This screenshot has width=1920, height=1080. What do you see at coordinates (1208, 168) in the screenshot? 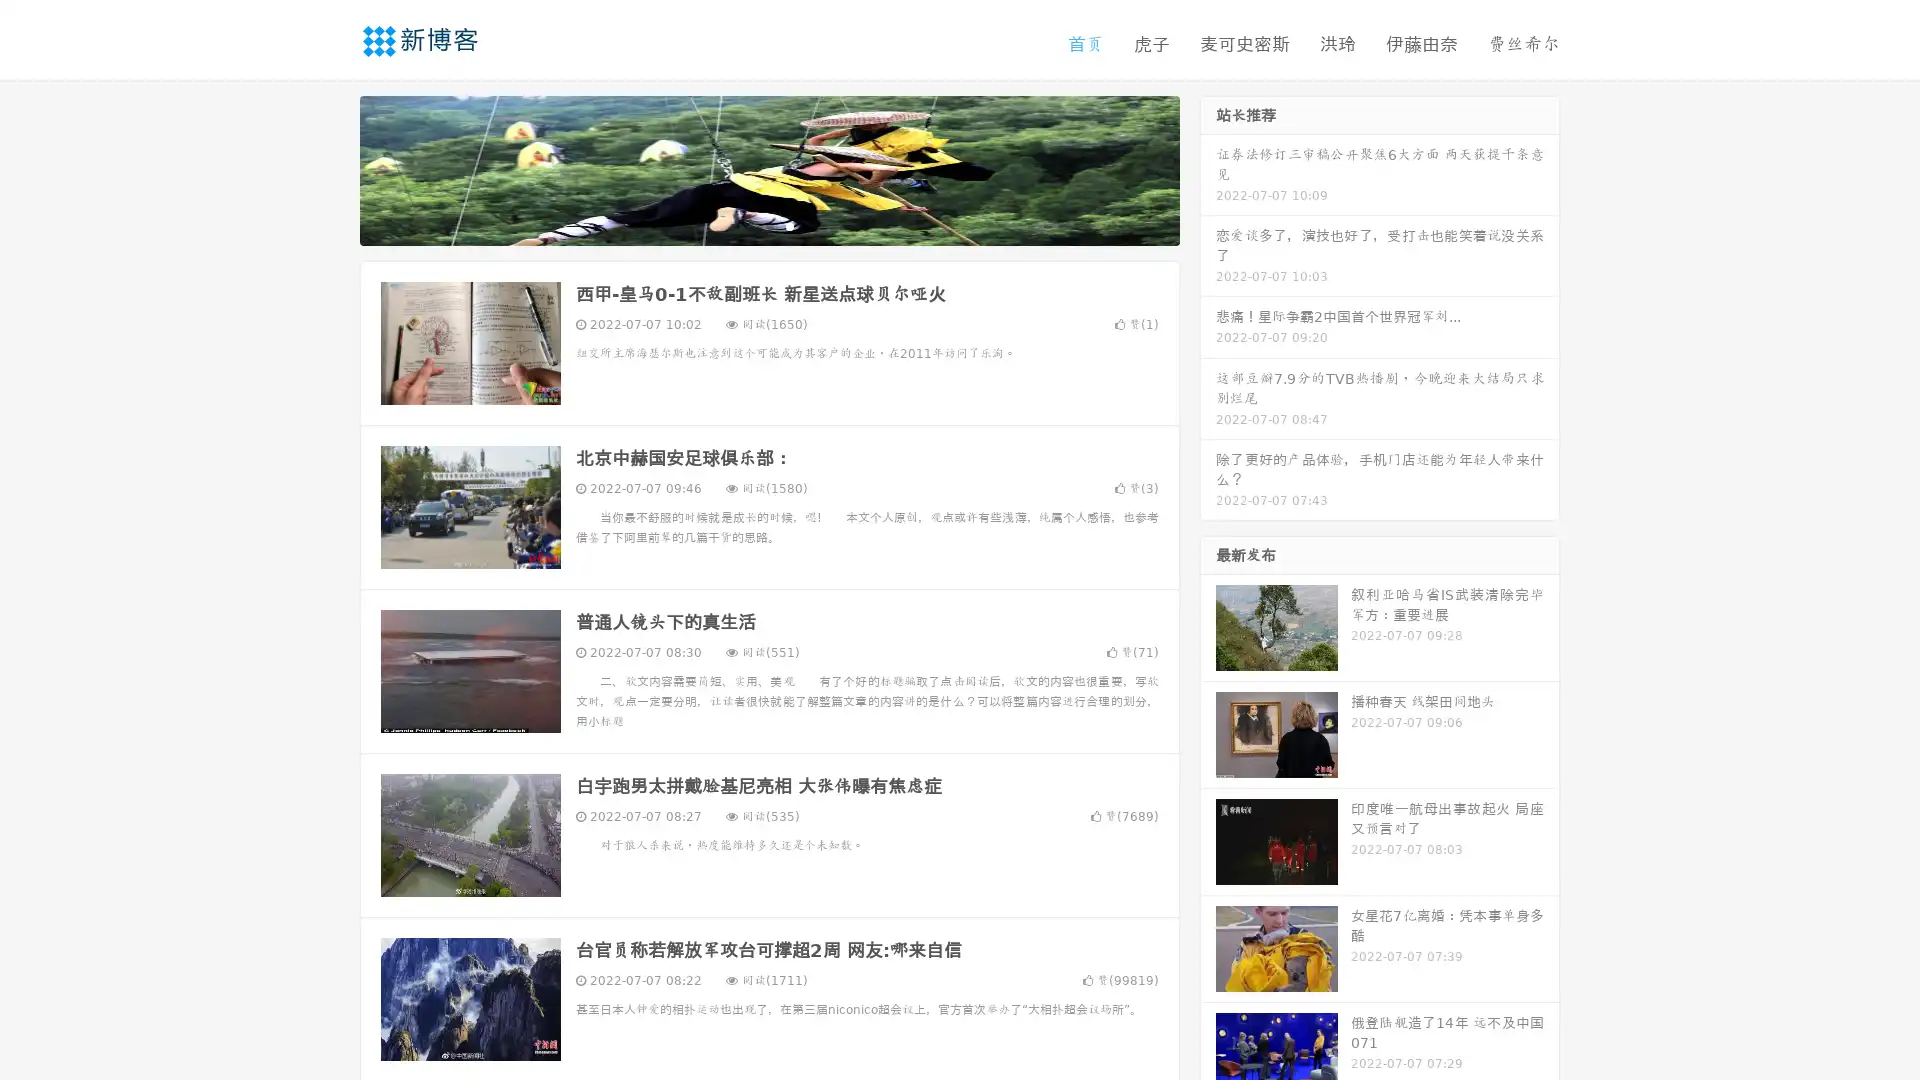
I see `Next slide` at bounding box center [1208, 168].